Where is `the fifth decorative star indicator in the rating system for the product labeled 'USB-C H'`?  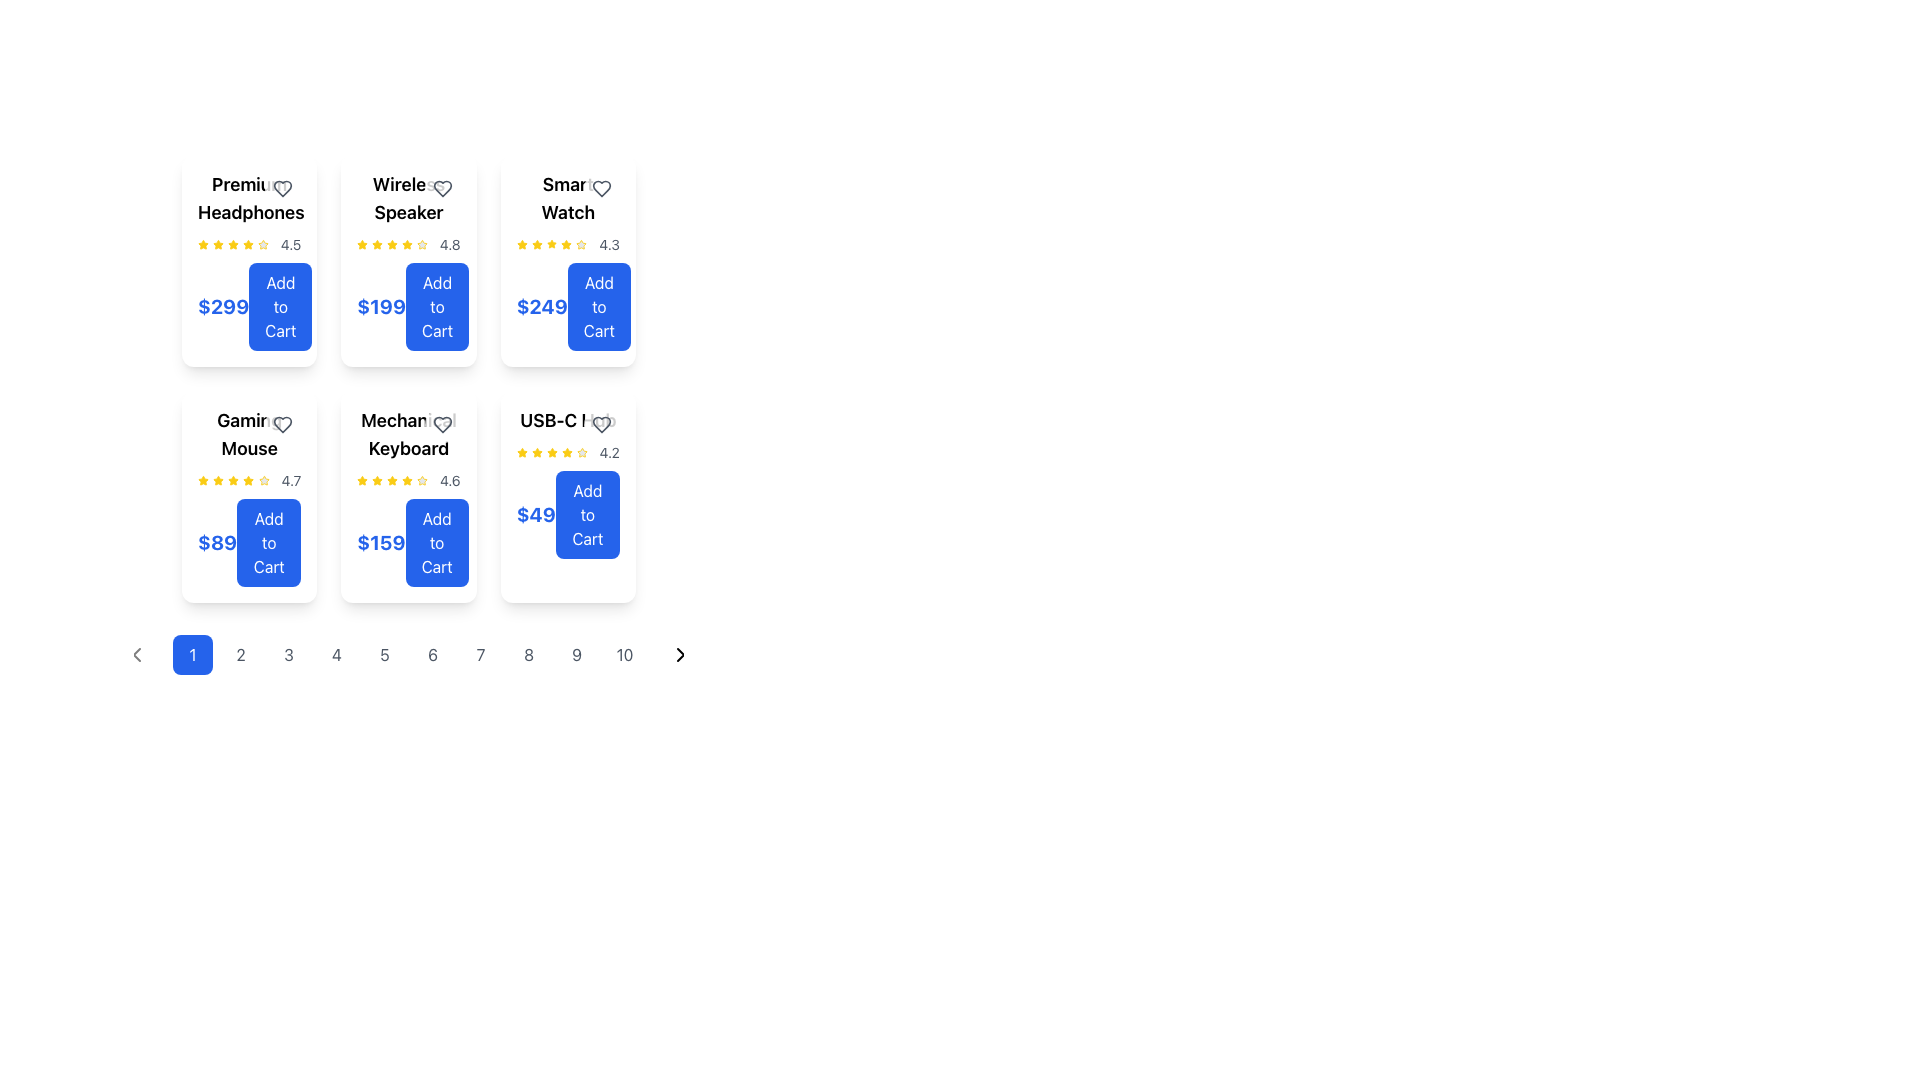
the fifth decorative star indicator in the rating system for the product labeled 'USB-C H' is located at coordinates (581, 452).